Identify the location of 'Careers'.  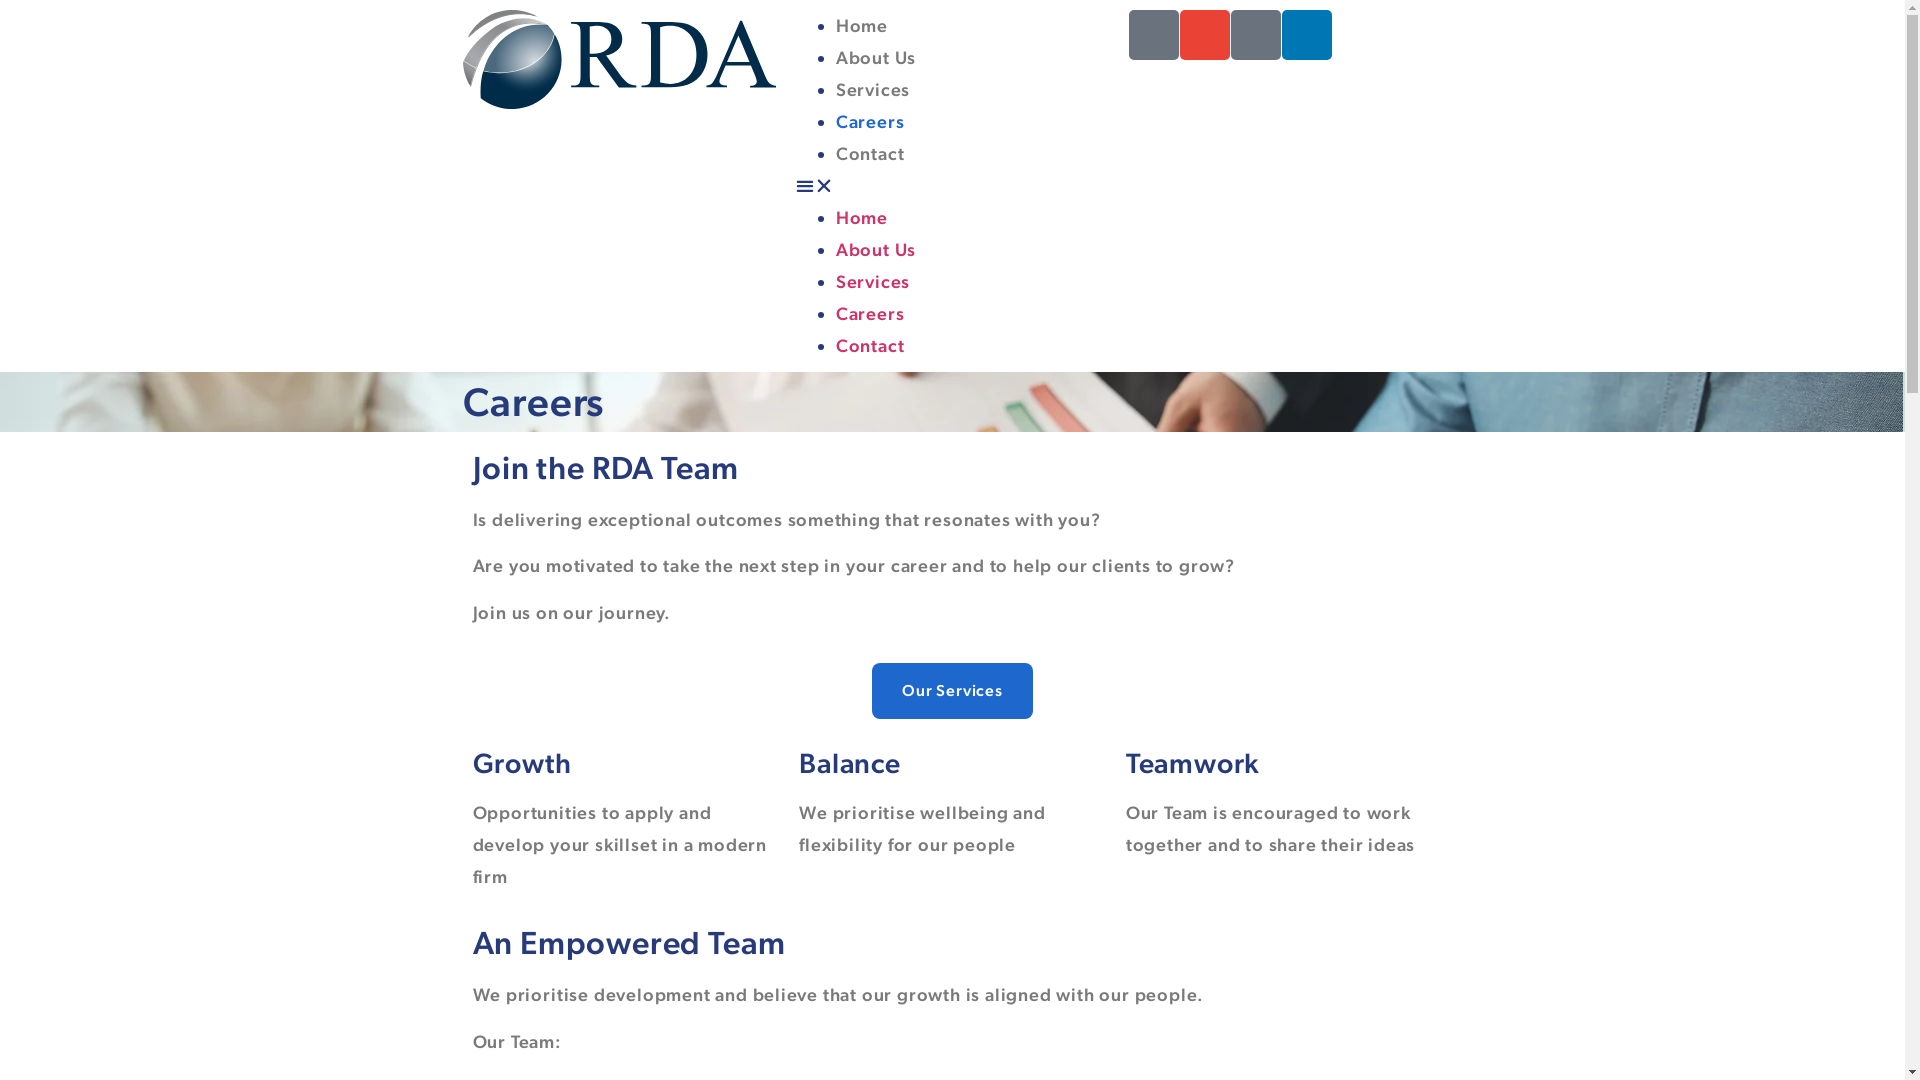
(870, 121).